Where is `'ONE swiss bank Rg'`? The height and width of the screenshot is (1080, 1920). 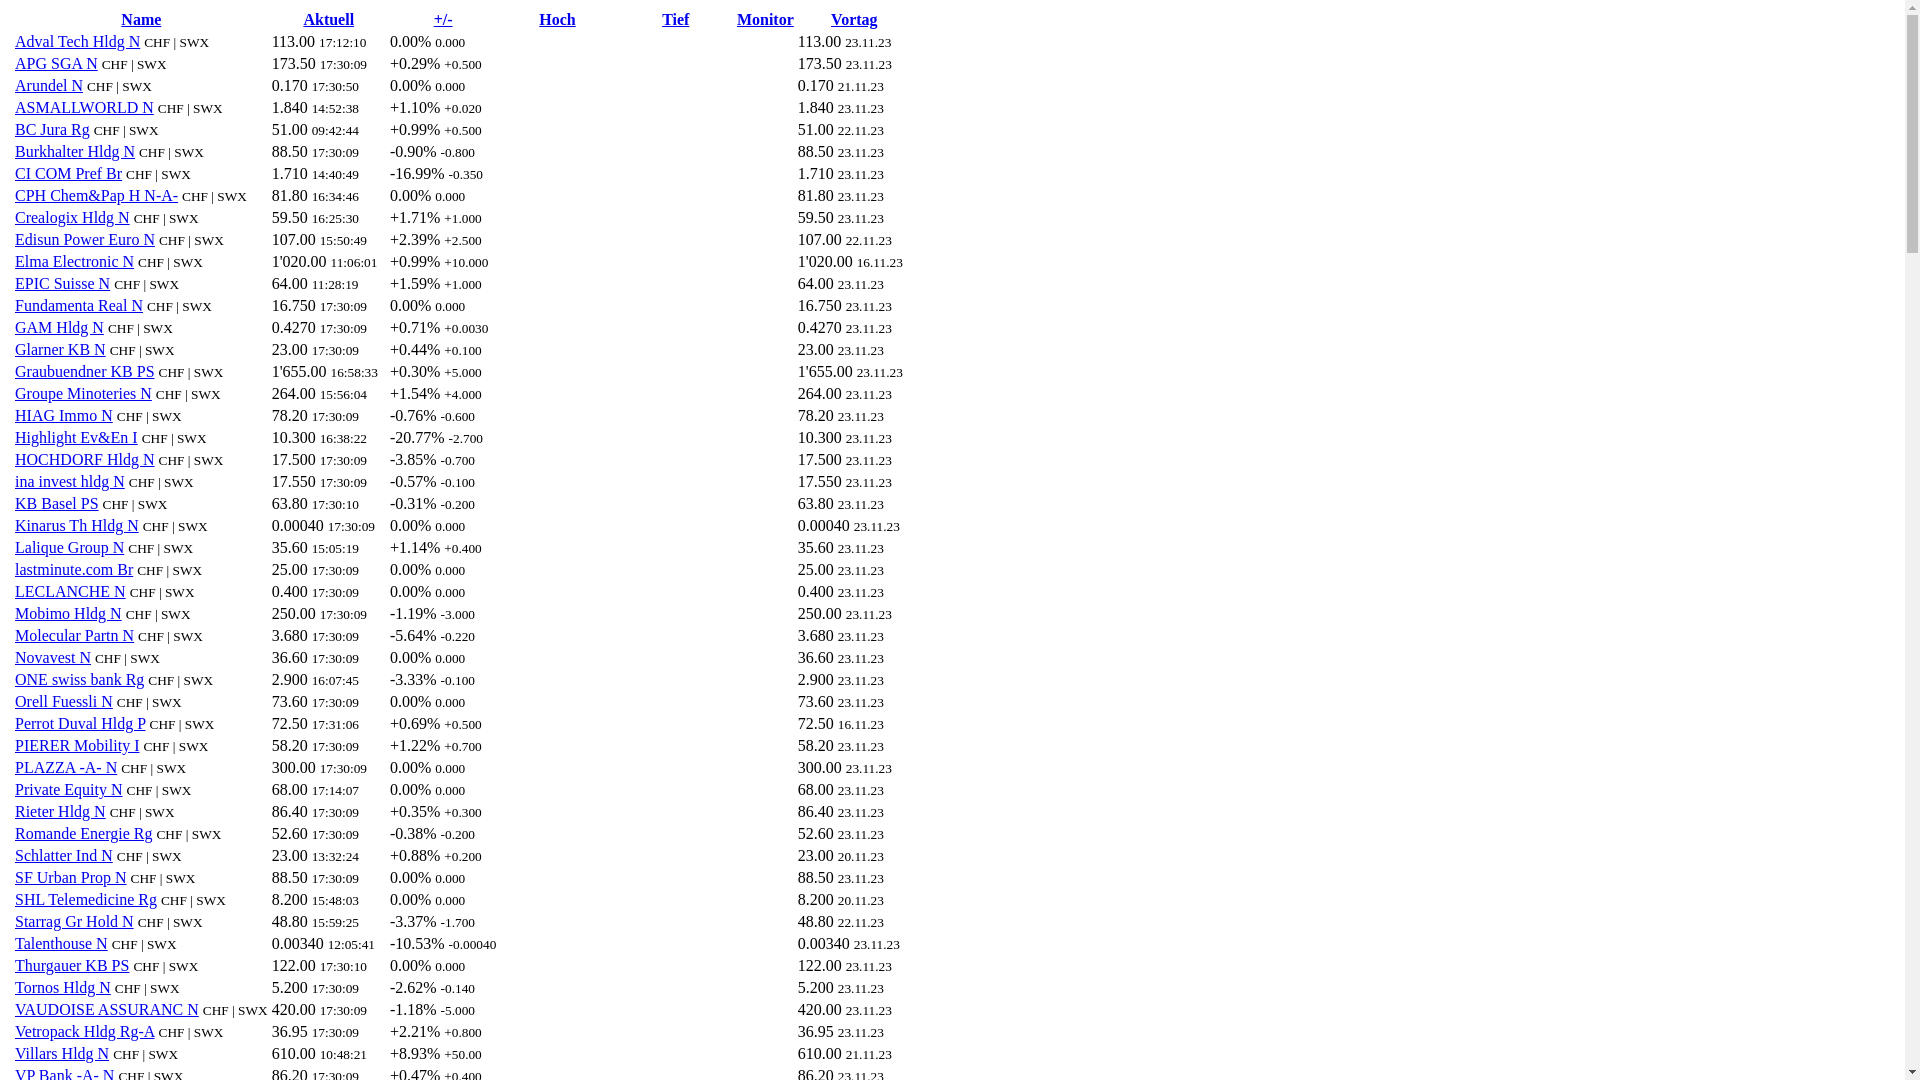
'ONE swiss bank Rg' is located at coordinates (14, 678).